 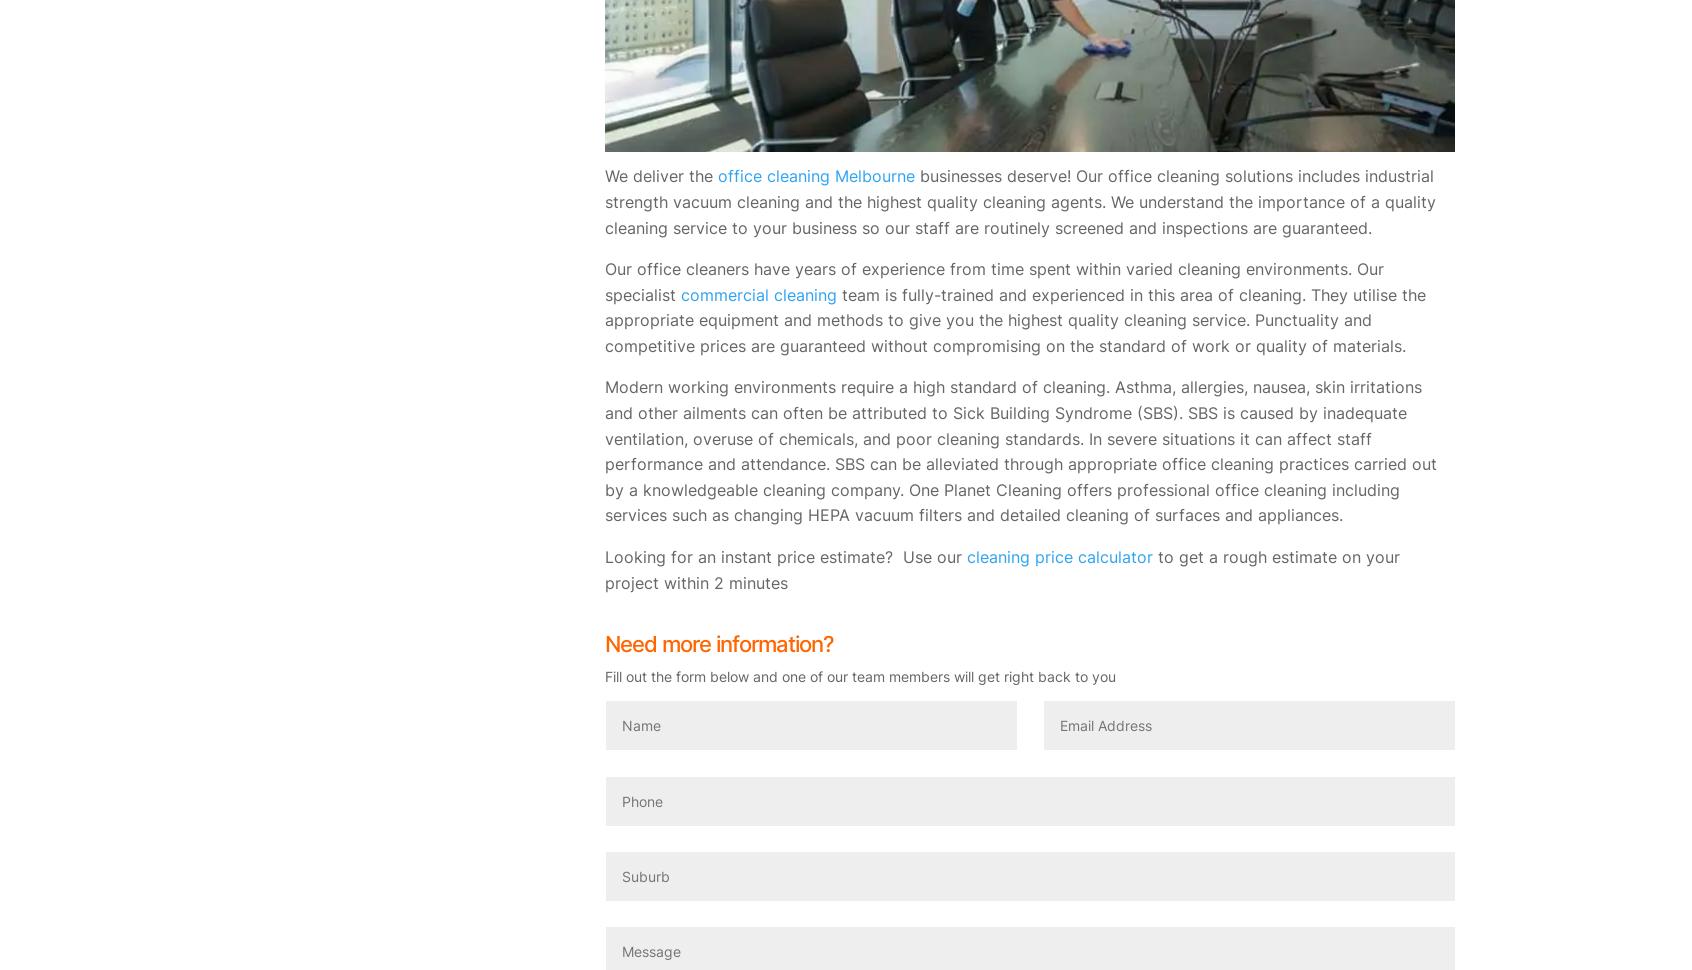 I want to click on 'team is fully-trained and experienced in this area of cleaning. They utilise the appropriate equipment and methods to give you the highest quality cleaning service. Punctuality and competitive prices are guaranteed without compromising on the standard of work or quality of materials.', so click(x=604, y=319).